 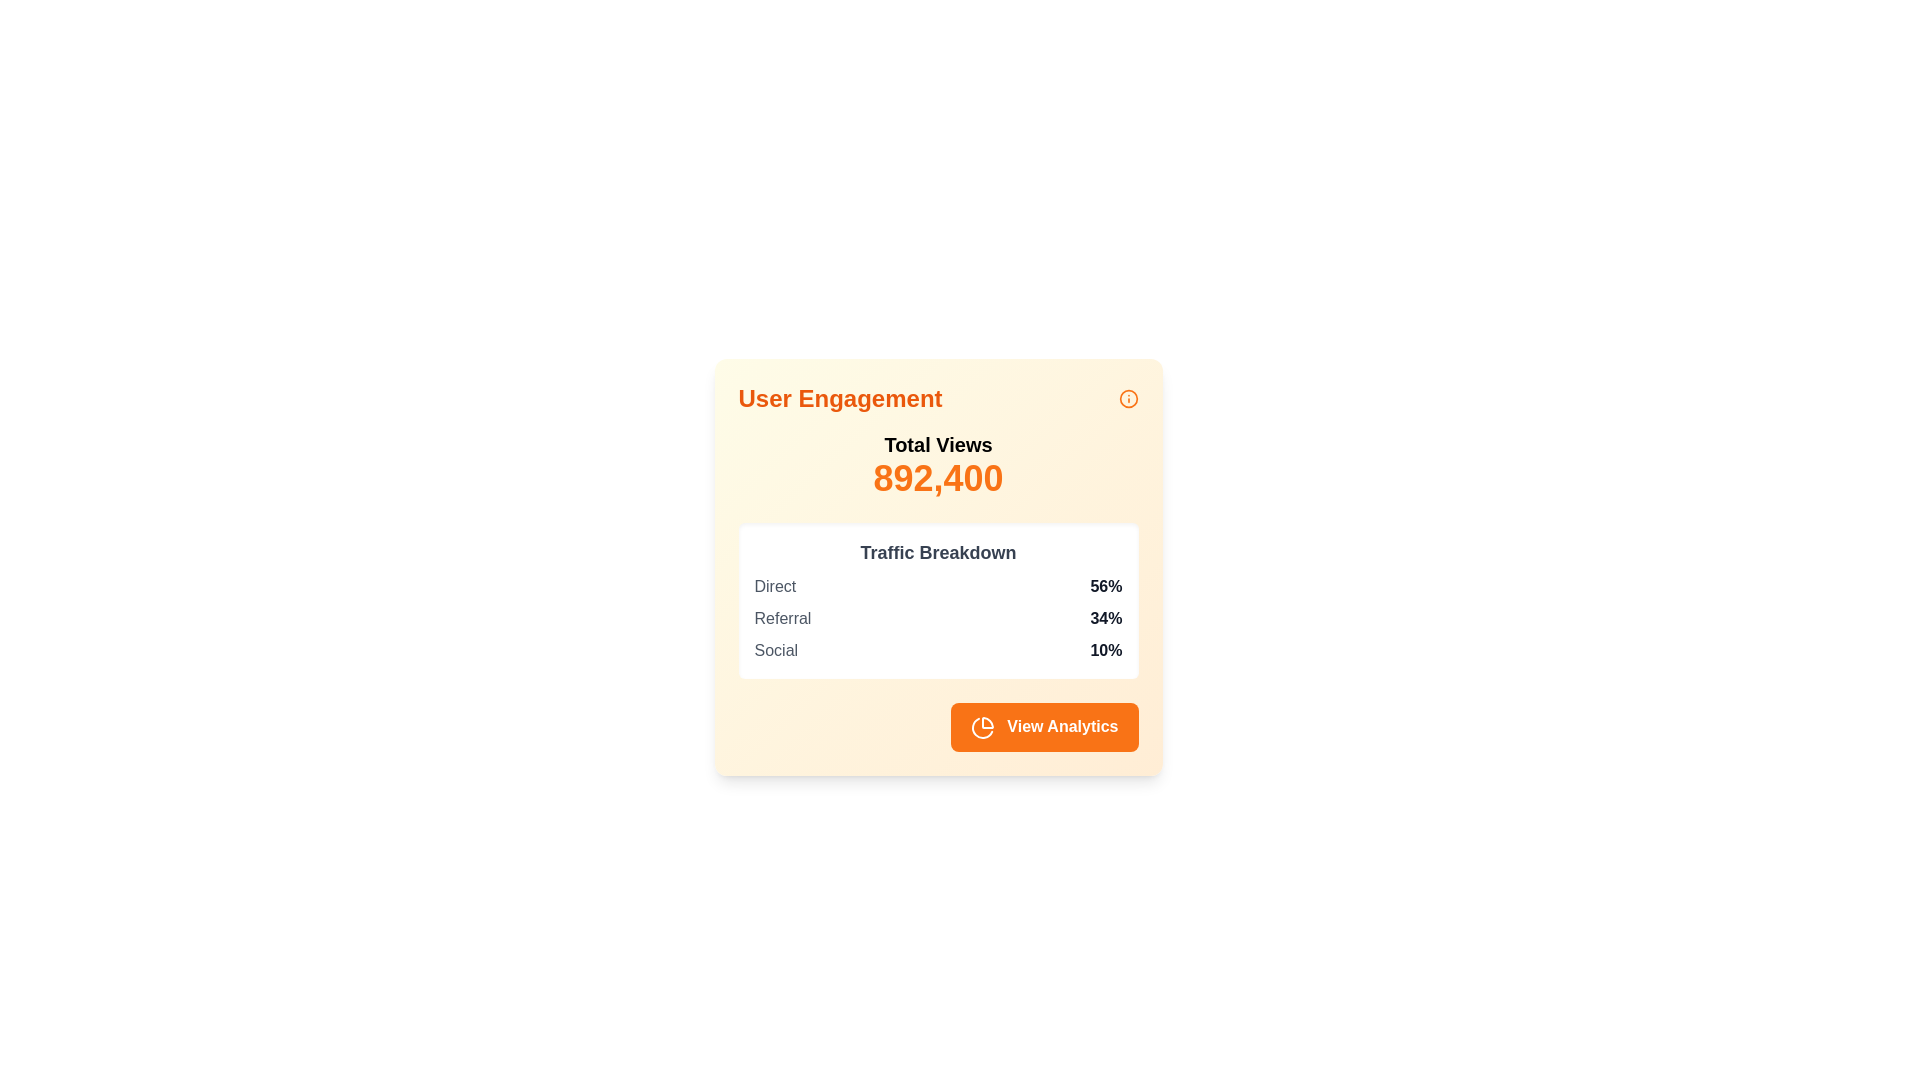 I want to click on the Text Header element that provides context for the traffic sources section, located within a white box below the total views count, so click(x=937, y=552).